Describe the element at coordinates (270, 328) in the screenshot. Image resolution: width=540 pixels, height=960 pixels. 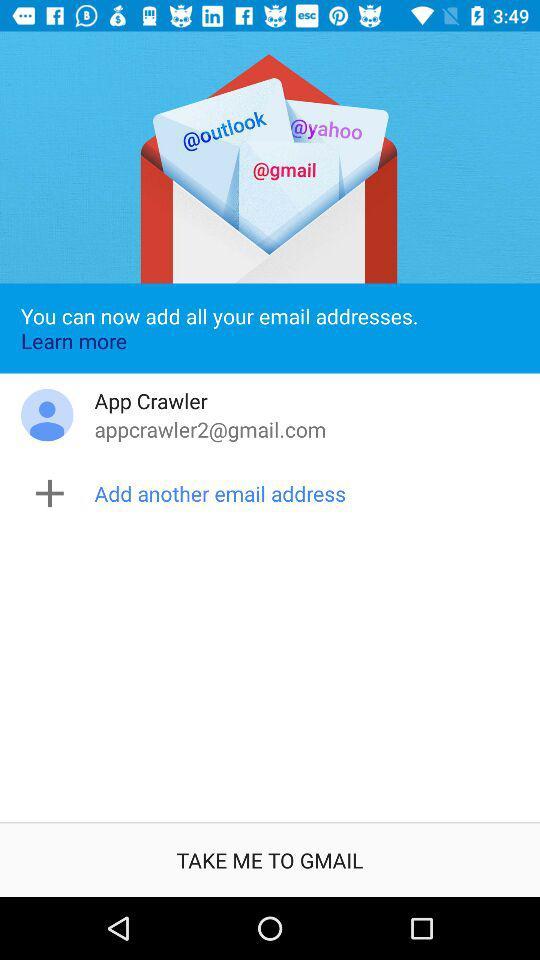
I see `you can now` at that location.